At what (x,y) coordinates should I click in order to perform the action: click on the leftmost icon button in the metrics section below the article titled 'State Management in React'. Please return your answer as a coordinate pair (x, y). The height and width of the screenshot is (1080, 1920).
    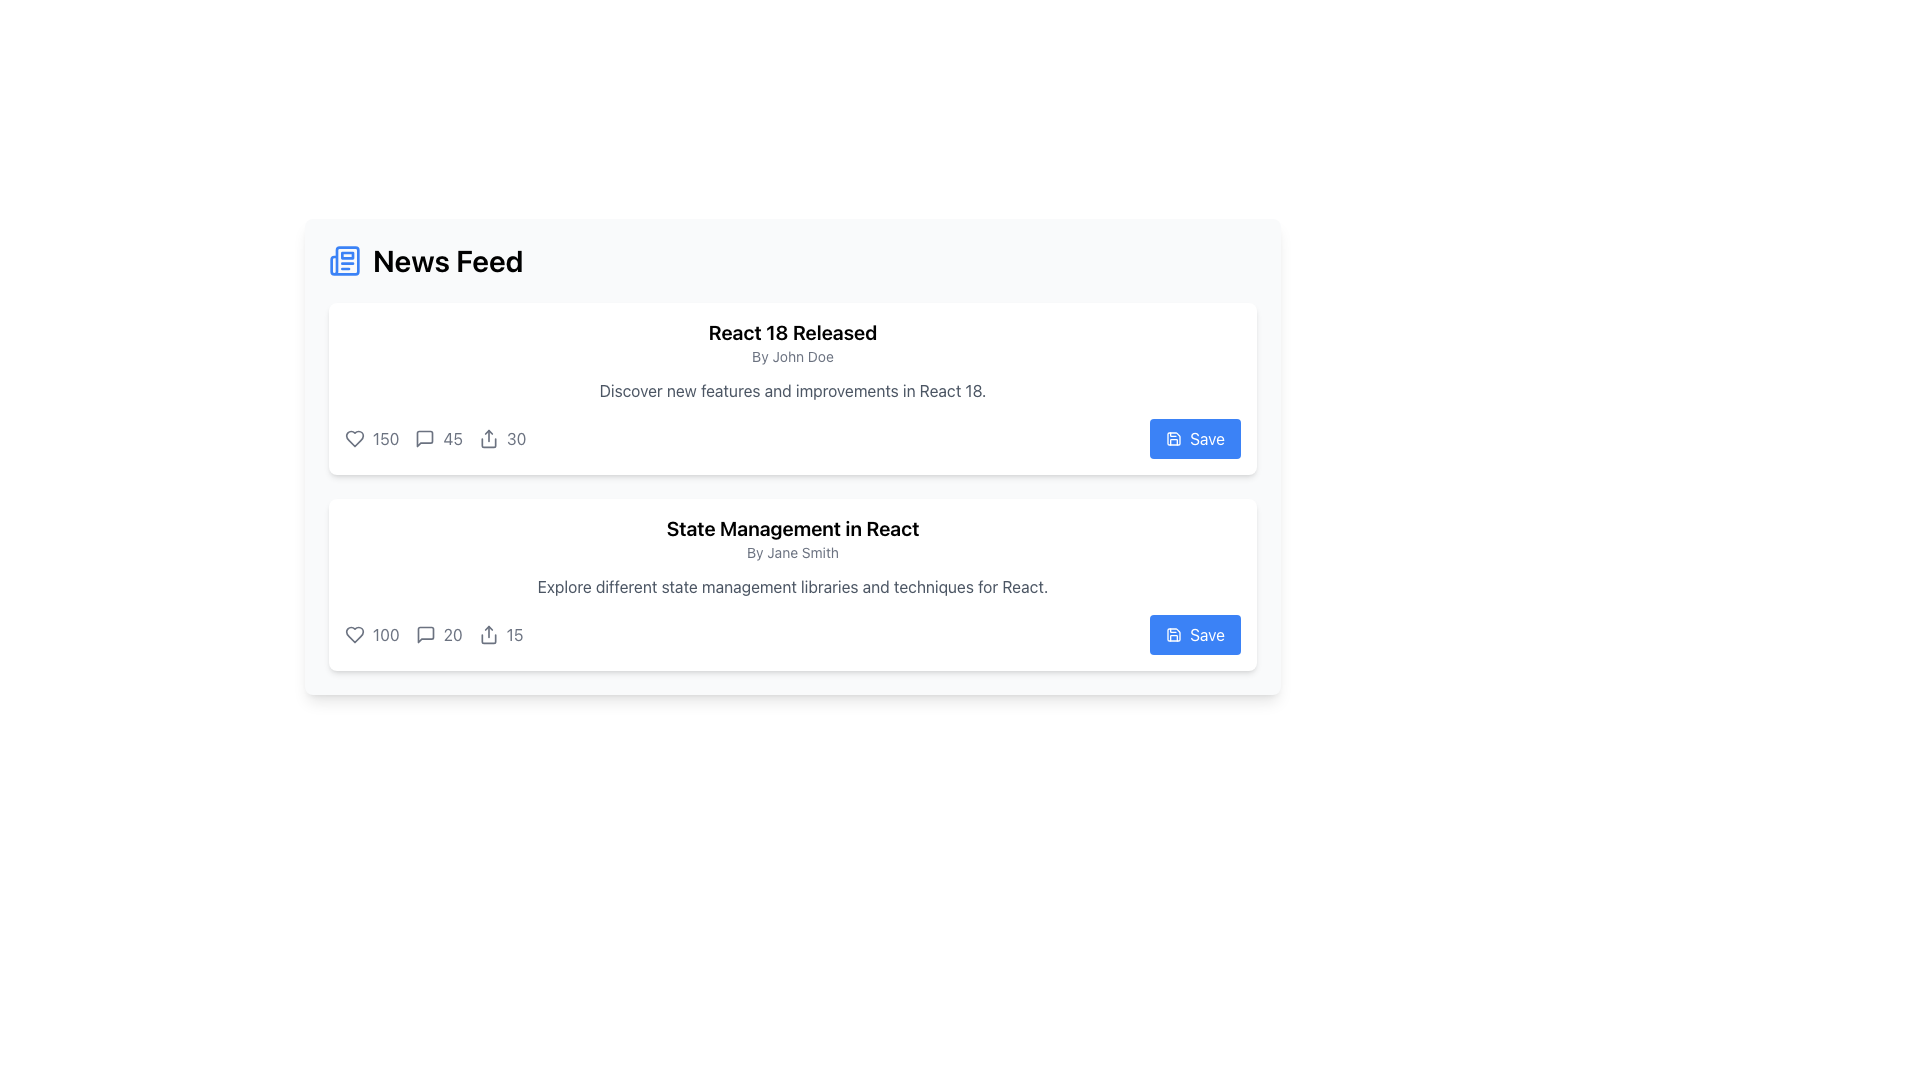
    Looking at the image, I should click on (355, 635).